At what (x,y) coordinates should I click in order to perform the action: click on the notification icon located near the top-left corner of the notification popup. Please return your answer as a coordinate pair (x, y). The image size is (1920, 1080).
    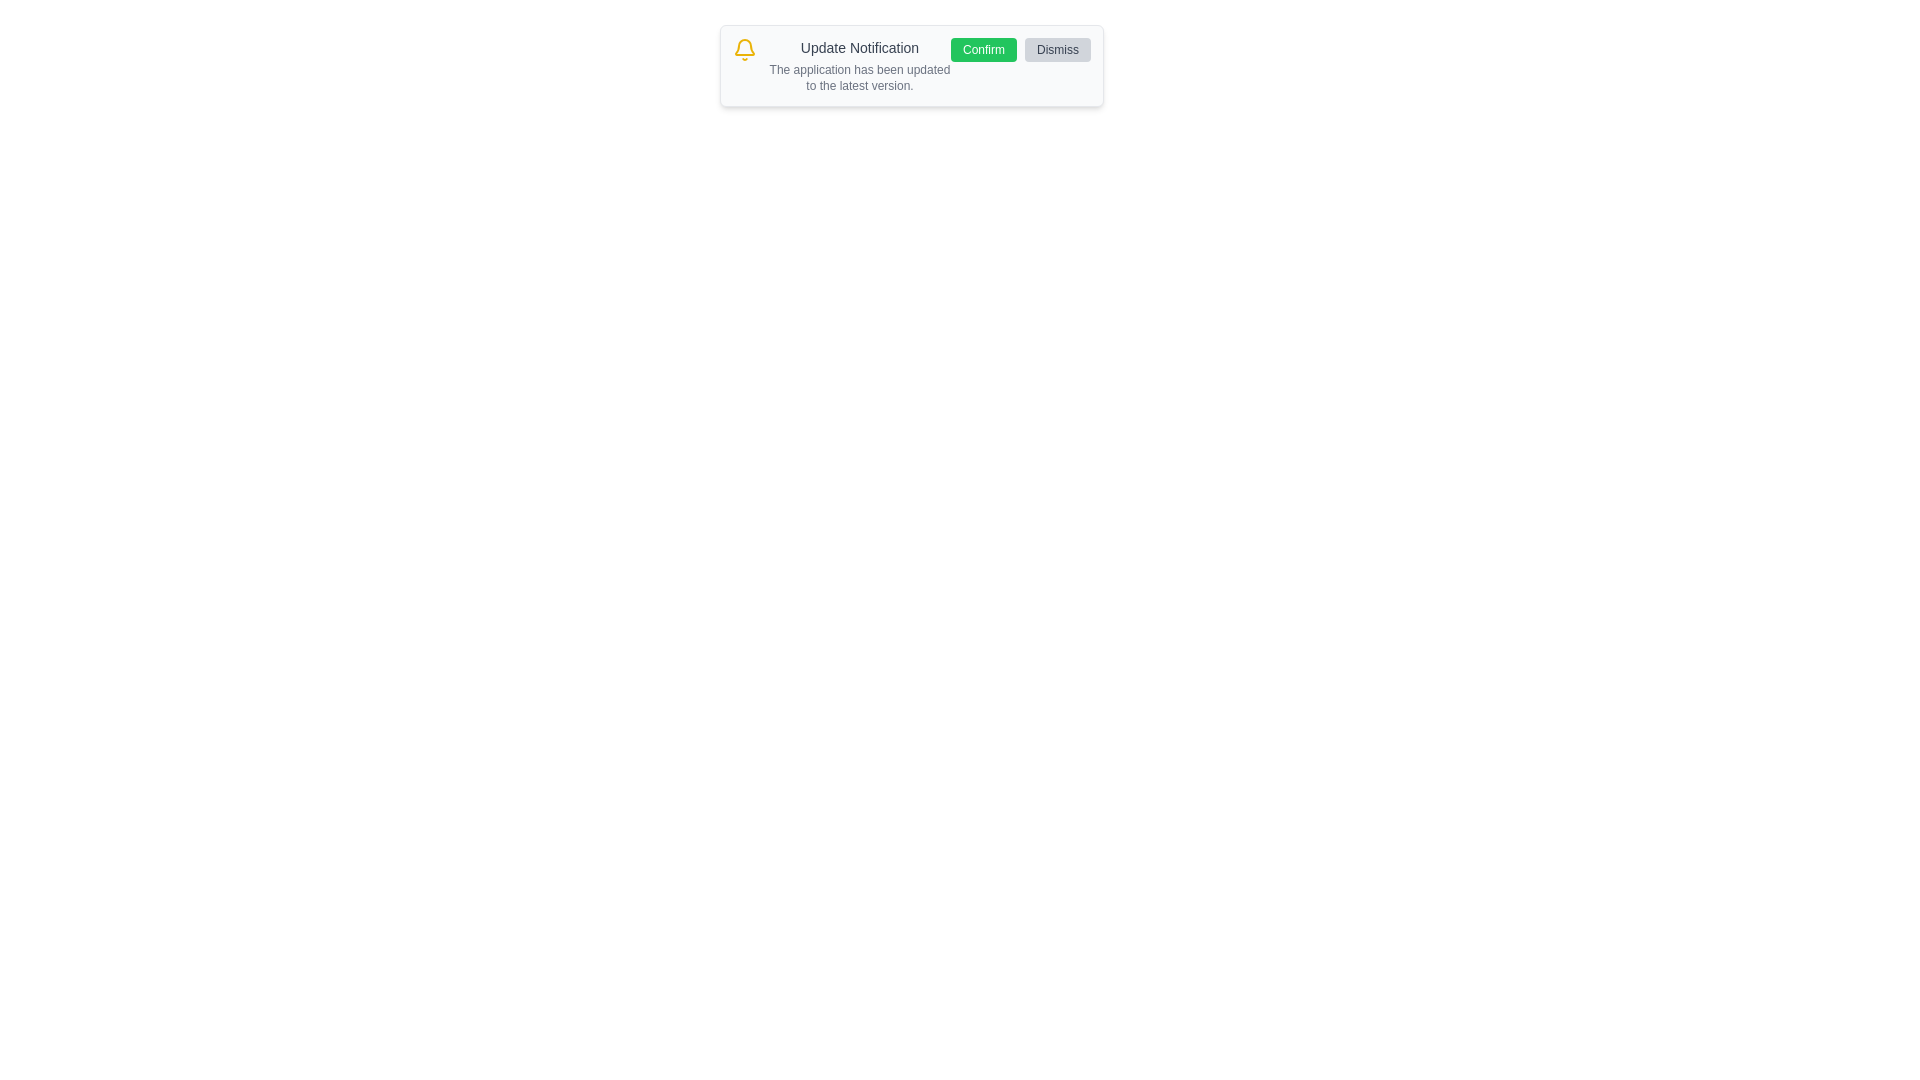
    Looking at the image, I should click on (743, 46).